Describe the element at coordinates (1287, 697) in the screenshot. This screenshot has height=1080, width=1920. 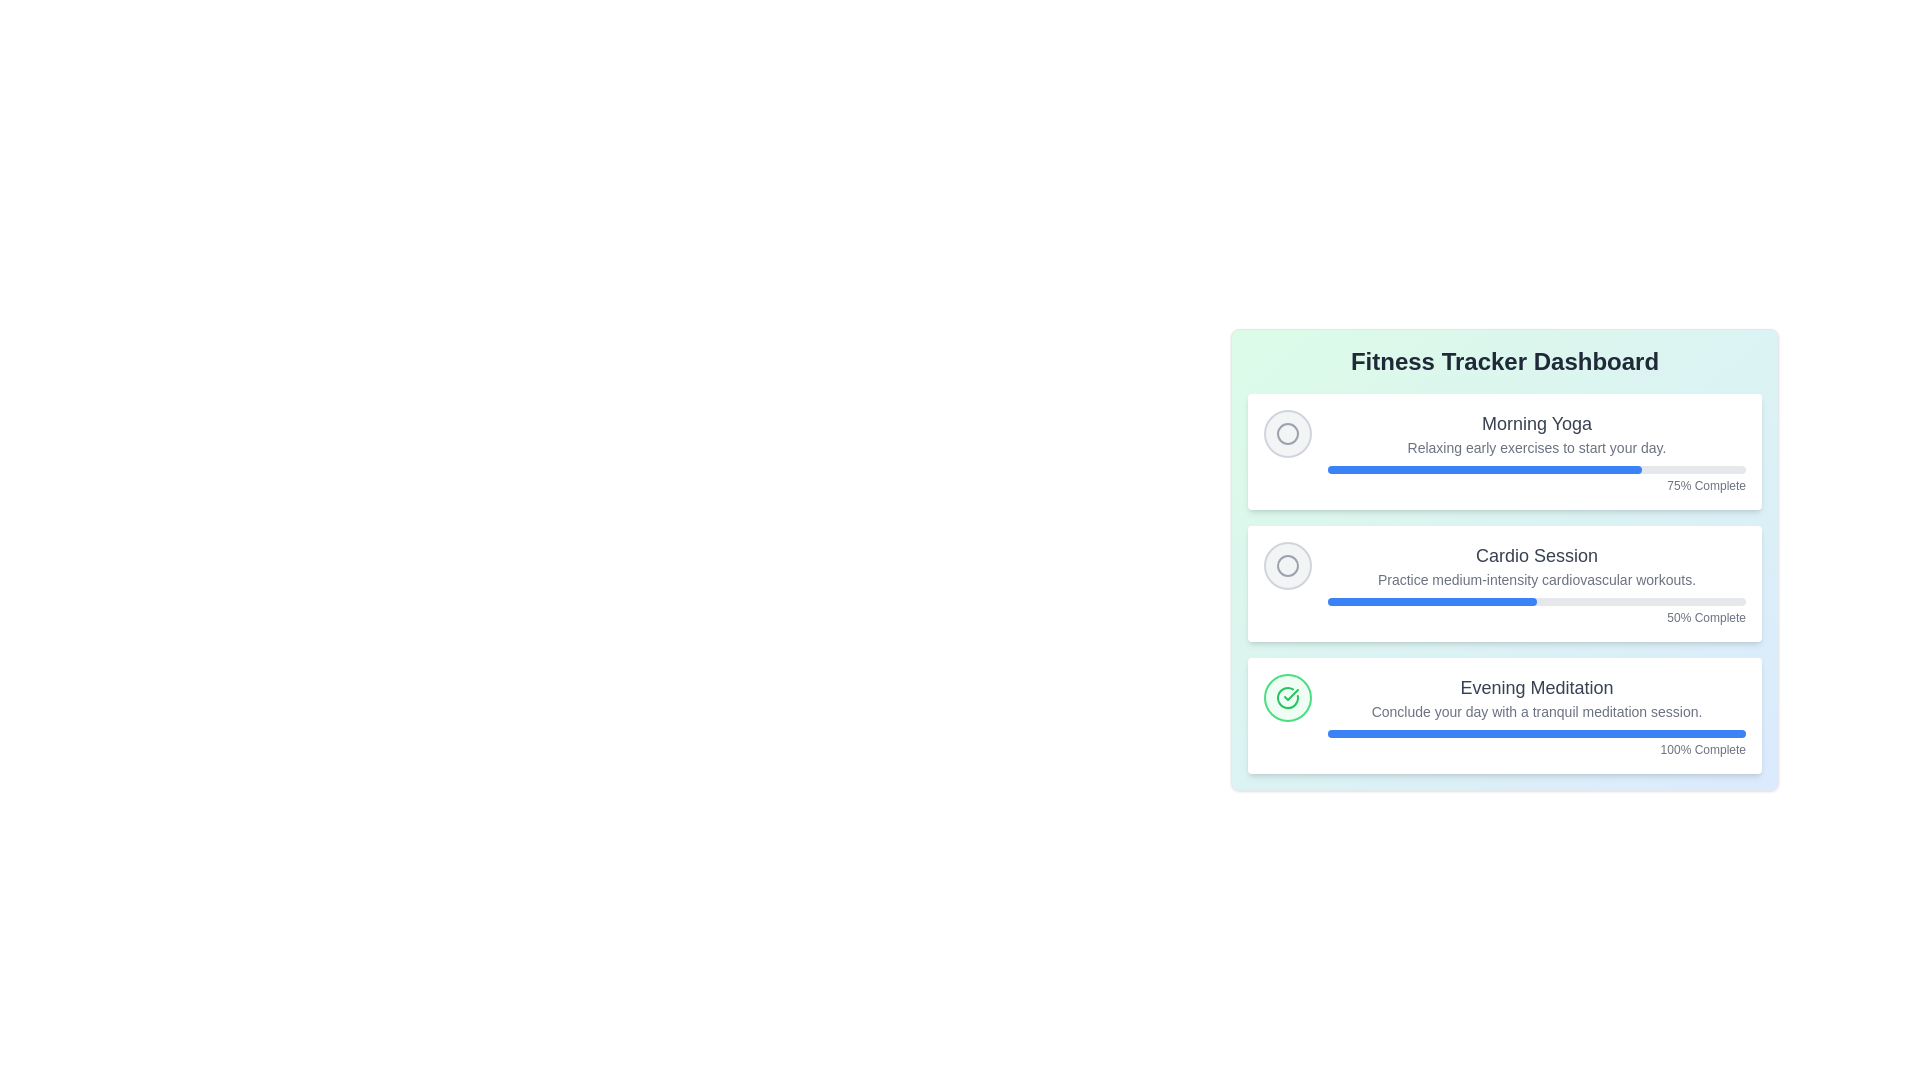
I see `the circular green-bordered icon with a checkmark symbol inside it, located in the bottom section of the Fitness Tracker Dashboard, adjacent to 'Evening Meditation', for possible interaction` at that location.